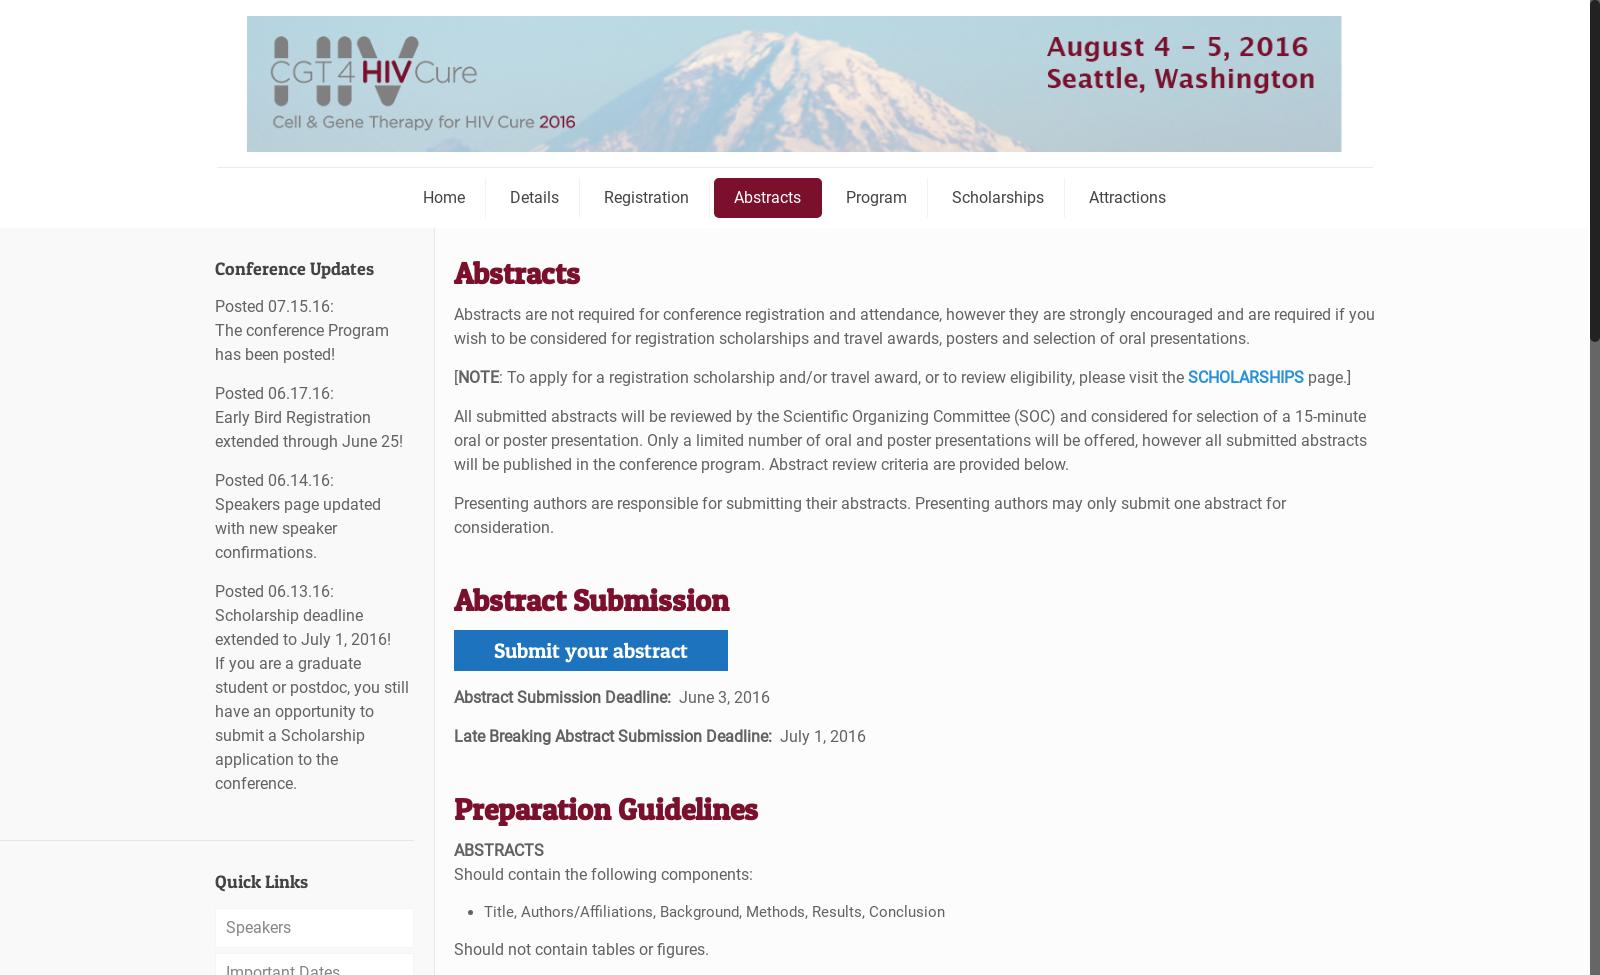 The height and width of the screenshot is (975, 1600). Describe the element at coordinates (294, 268) in the screenshot. I see `'Conference Updates'` at that location.